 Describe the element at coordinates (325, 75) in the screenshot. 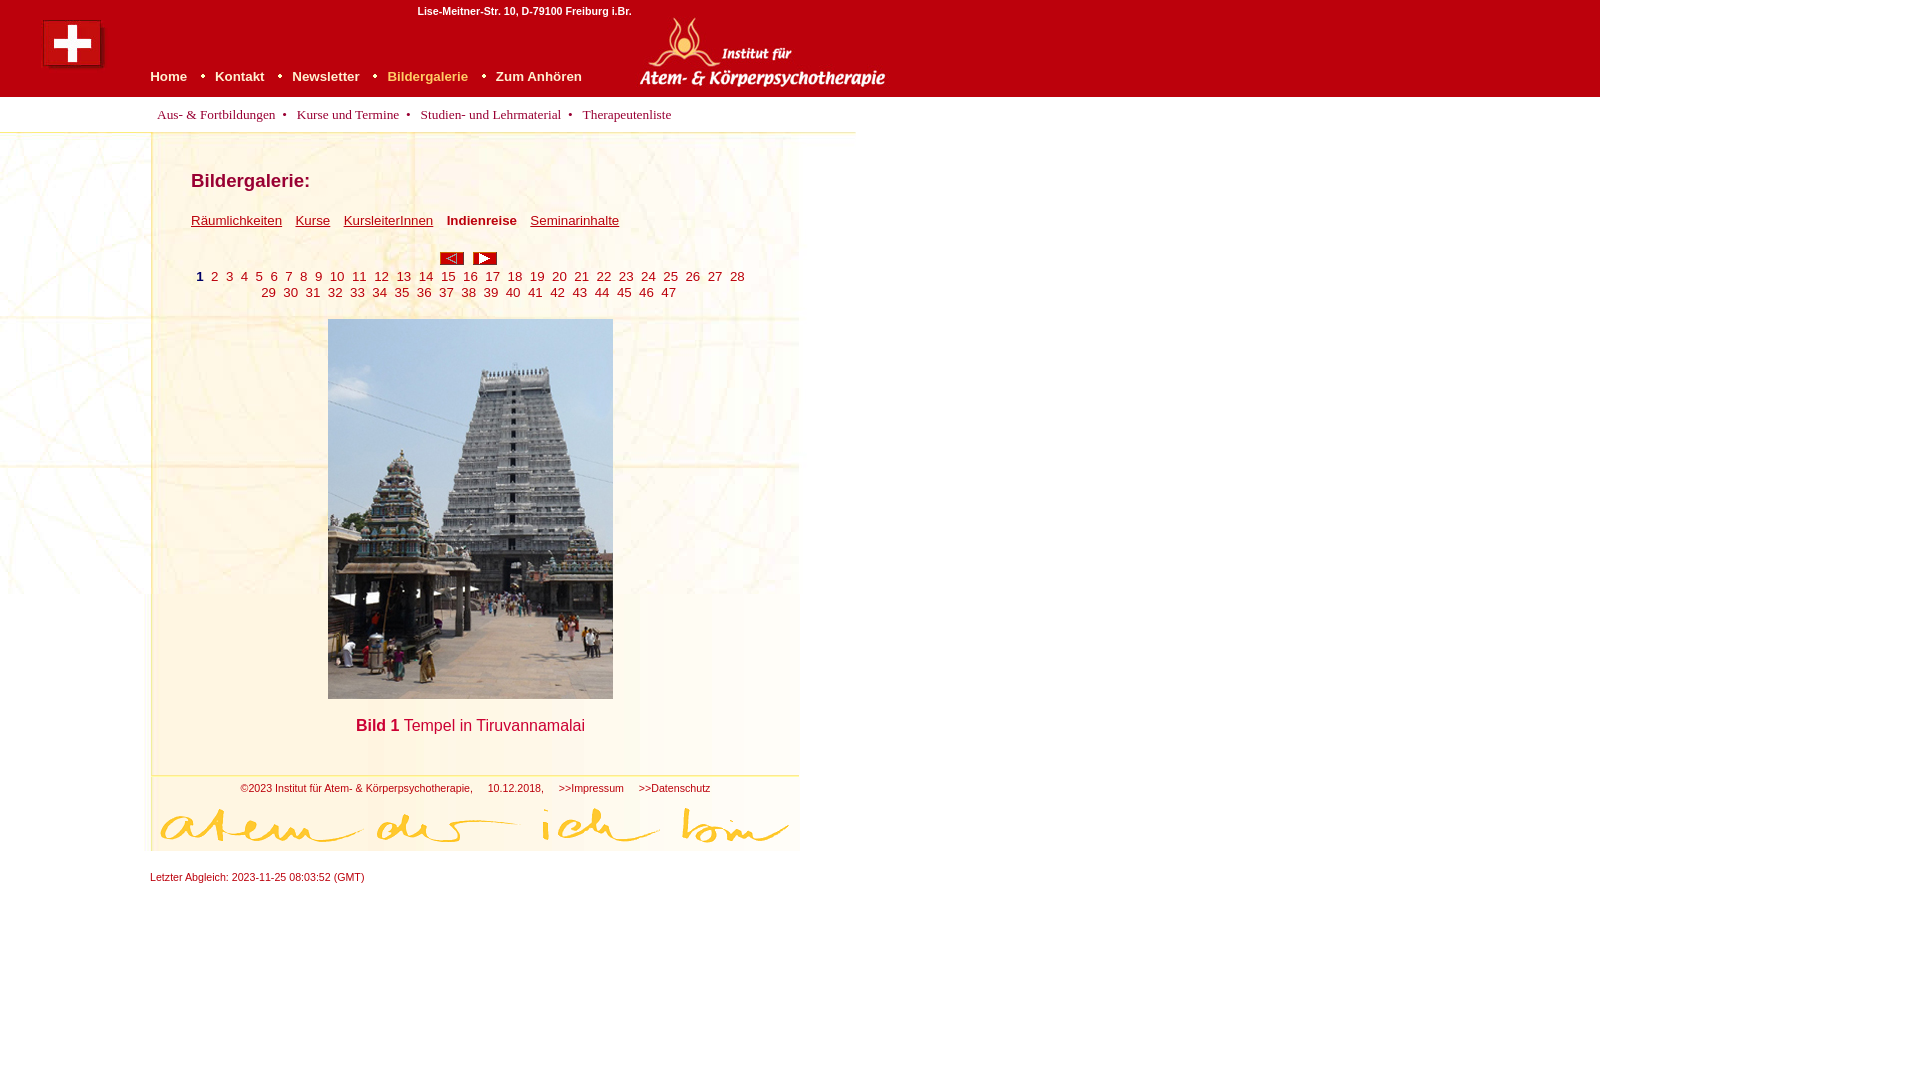

I see `'Newsletter'` at that location.